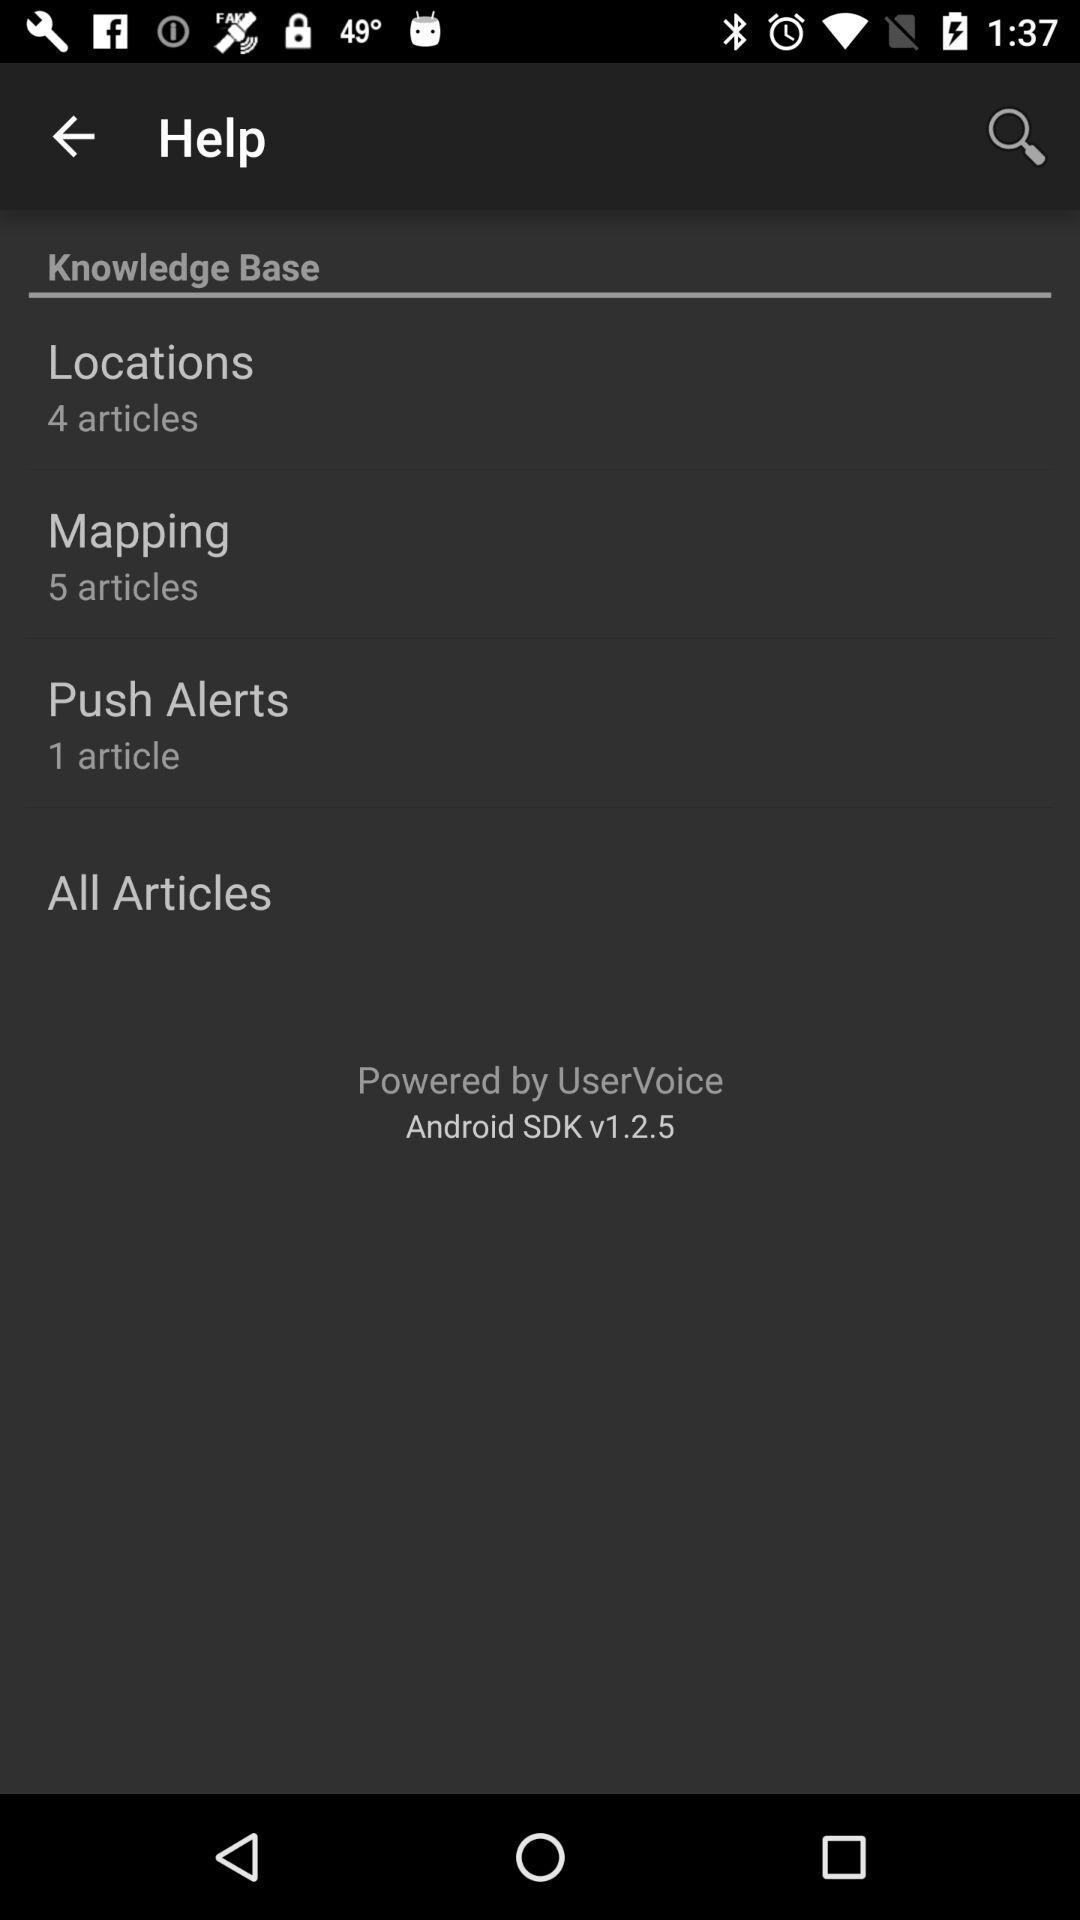 The width and height of the screenshot is (1080, 1920). Describe the element at coordinates (113, 753) in the screenshot. I see `the 1 article` at that location.